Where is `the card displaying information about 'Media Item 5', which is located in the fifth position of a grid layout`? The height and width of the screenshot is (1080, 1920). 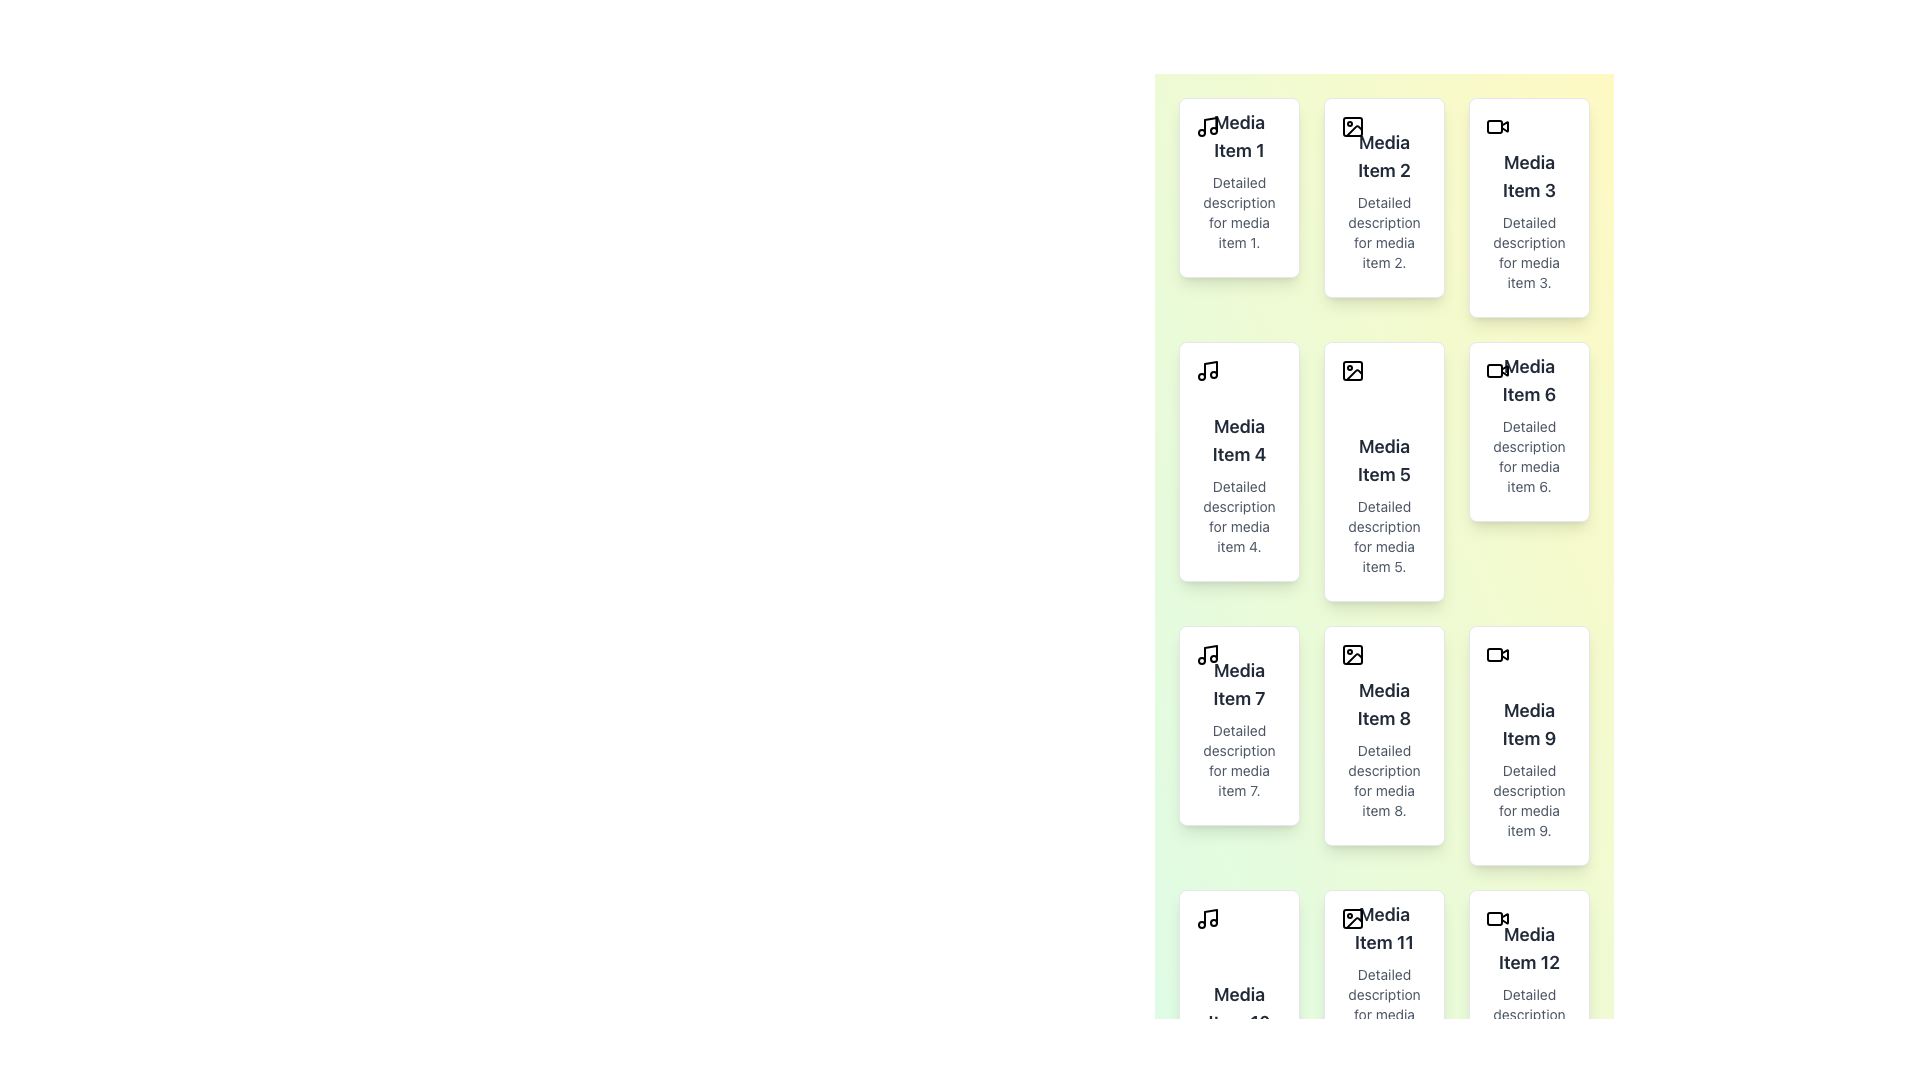
the card displaying information about 'Media Item 5', which is located in the fifth position of a grid layout is located at coordinates (1383, 471).